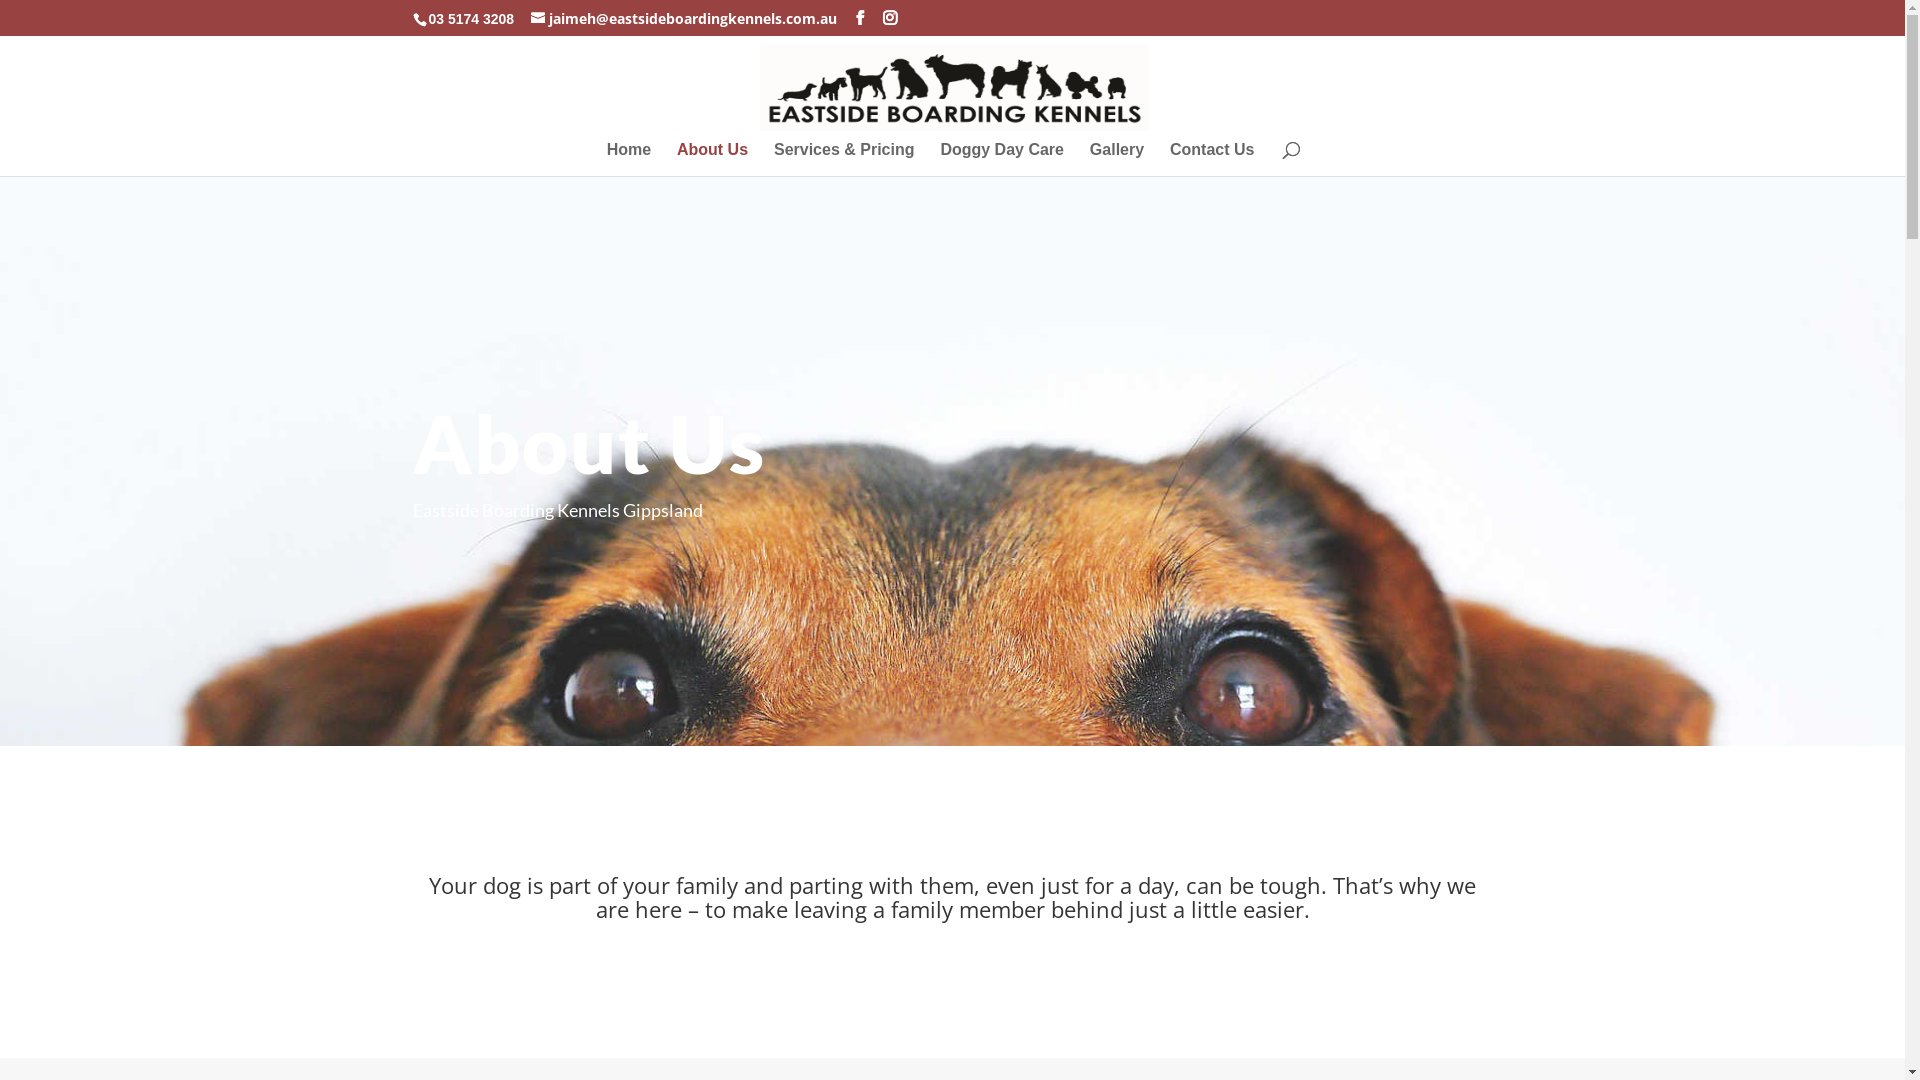 Image resolution: width=1920 pixels, height=1080 pixels. Describe the element at coordinates (844, 158) in the screenshot. I see `'Services & Pricing'` at that location.